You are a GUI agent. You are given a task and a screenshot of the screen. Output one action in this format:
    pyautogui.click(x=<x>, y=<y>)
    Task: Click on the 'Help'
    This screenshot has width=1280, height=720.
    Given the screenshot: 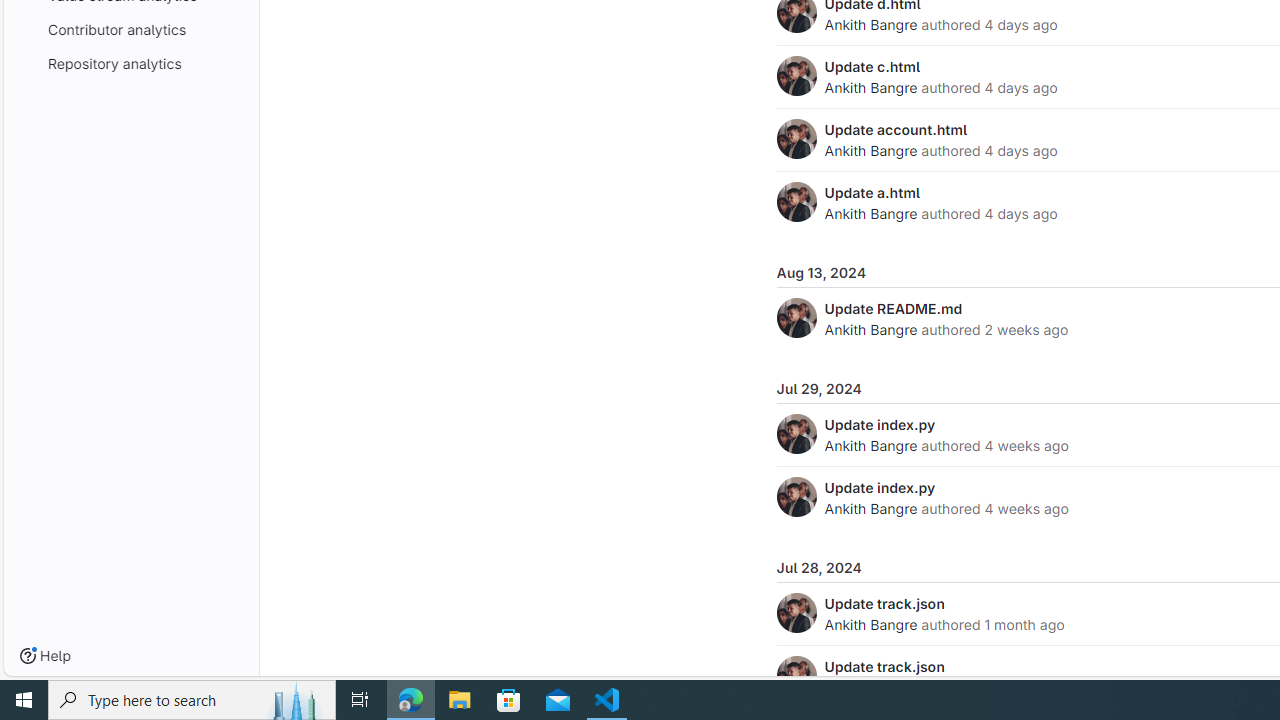 What is the action you would take?
    pyautogui.click(x=45, y=655)
    